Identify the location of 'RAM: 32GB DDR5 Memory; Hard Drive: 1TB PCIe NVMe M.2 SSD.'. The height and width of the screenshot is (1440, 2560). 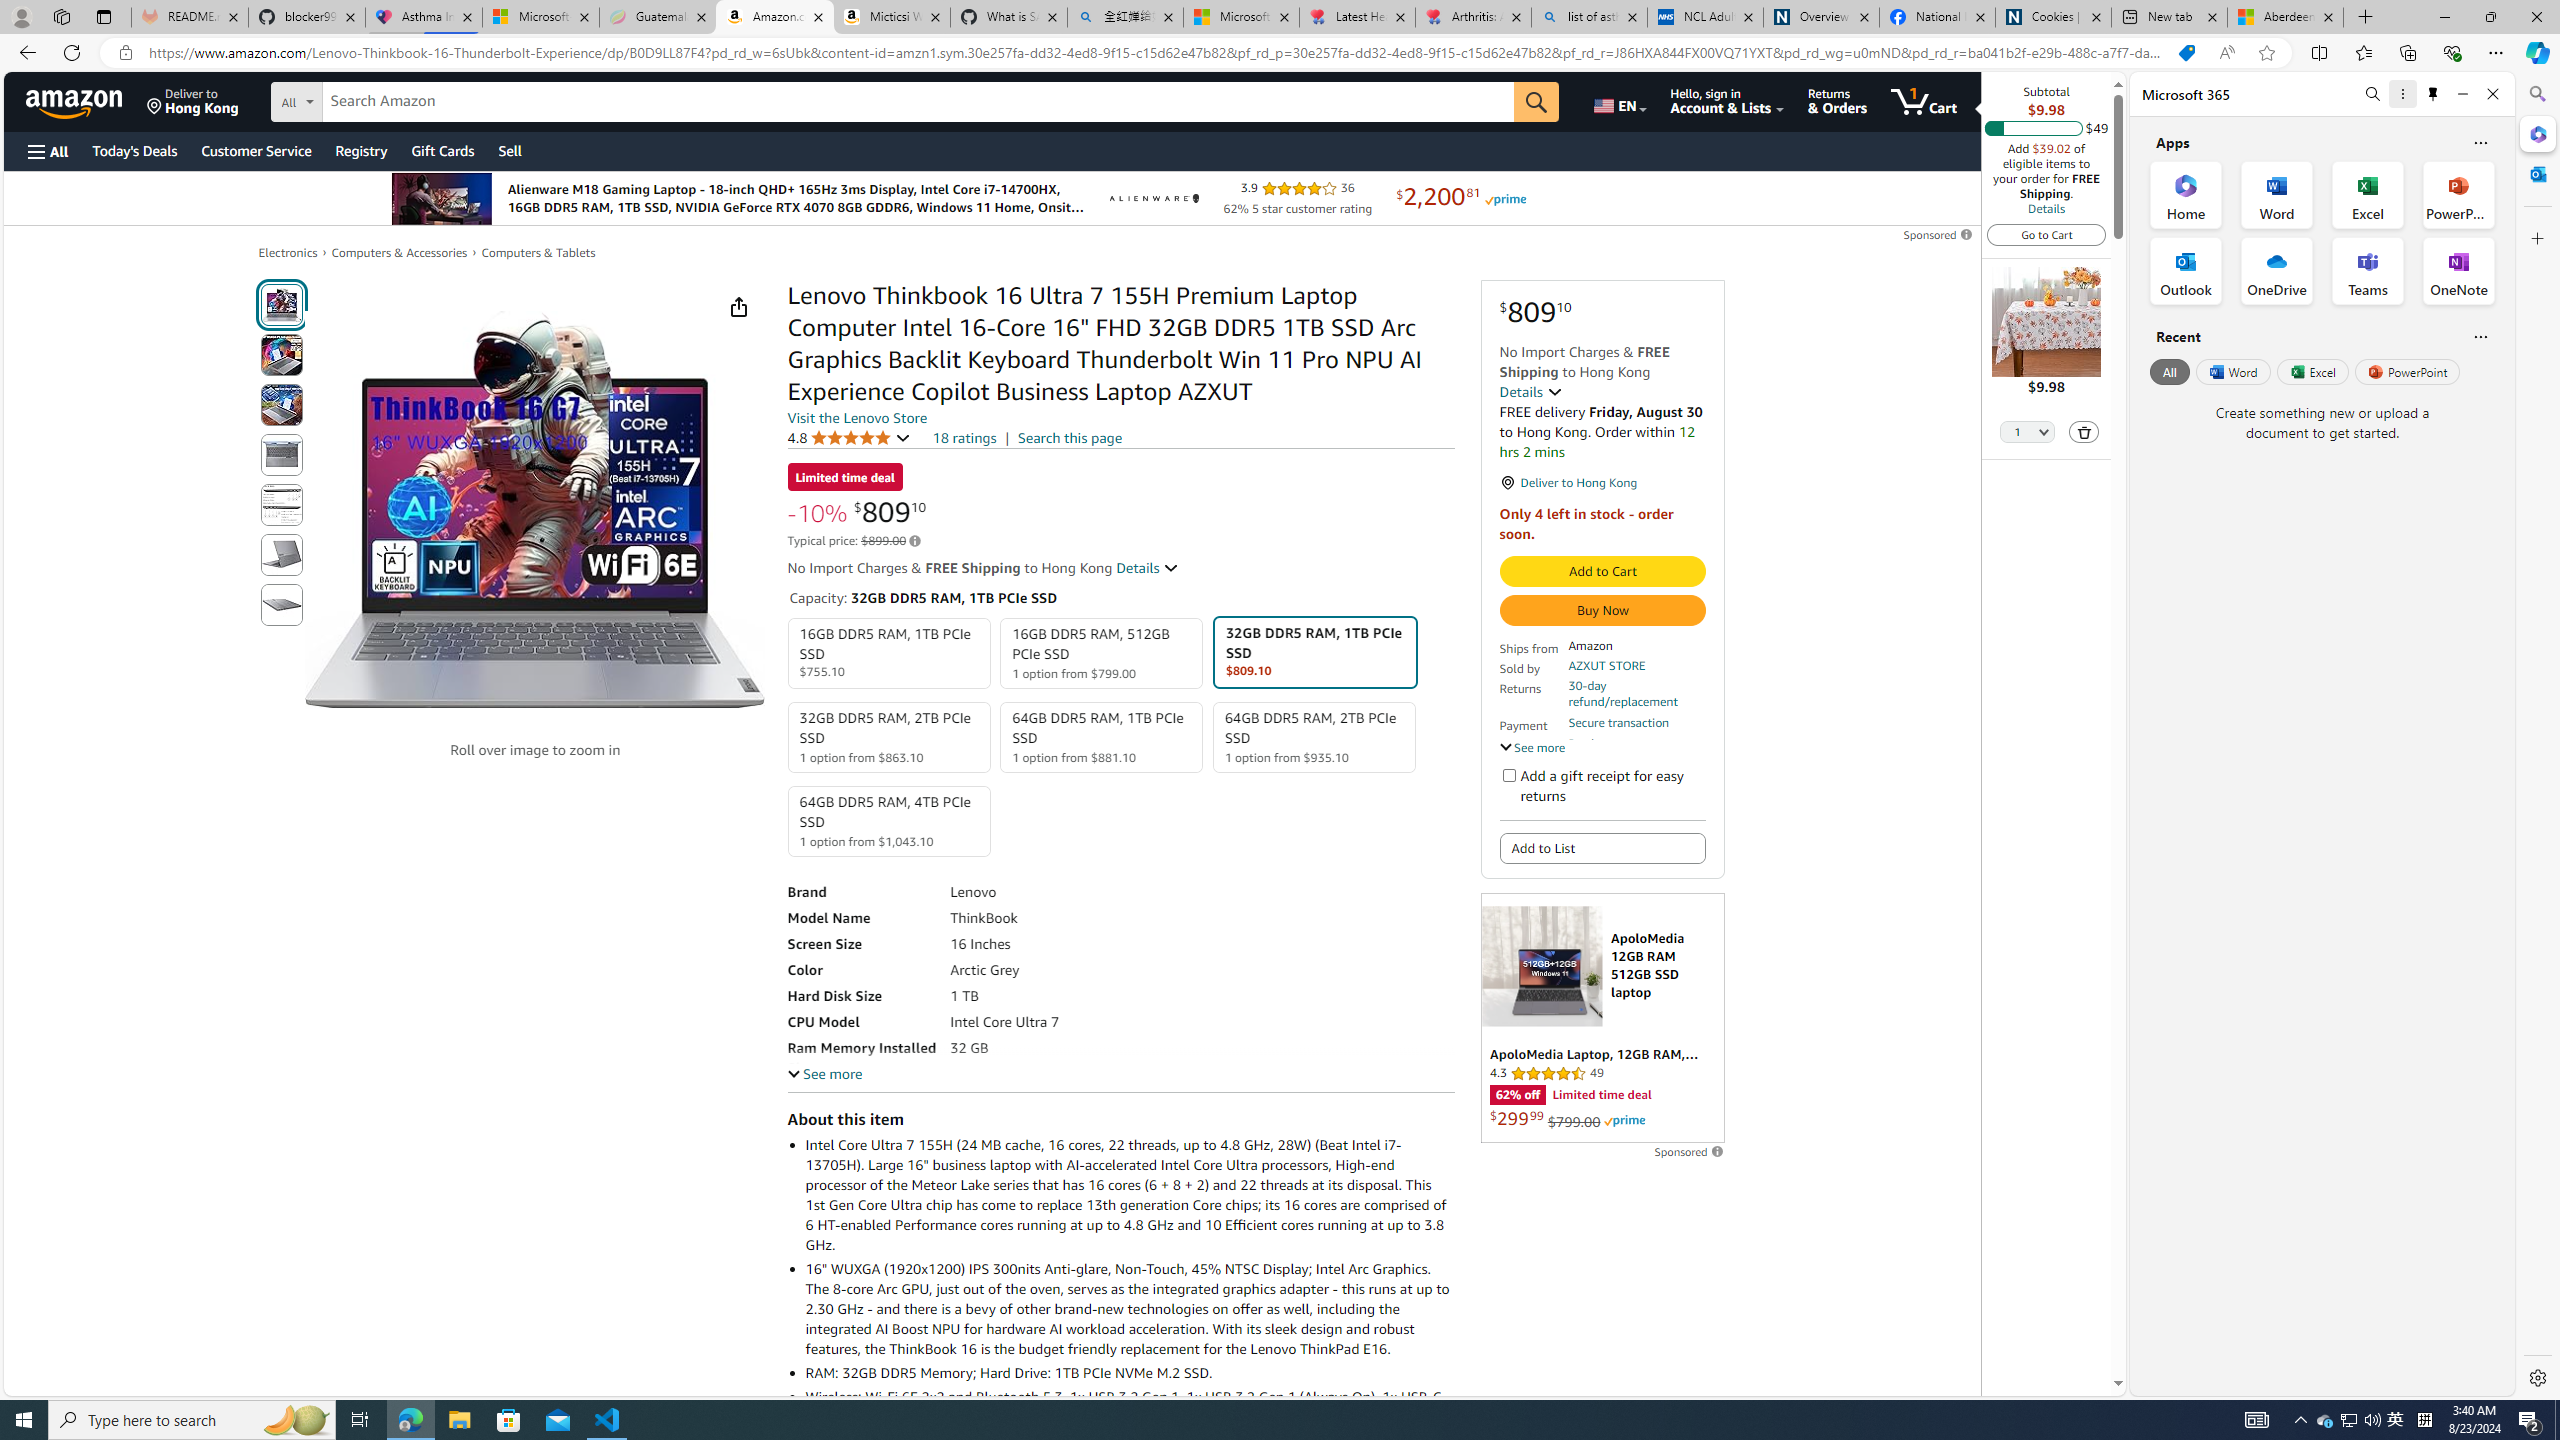
(1128, 1372).